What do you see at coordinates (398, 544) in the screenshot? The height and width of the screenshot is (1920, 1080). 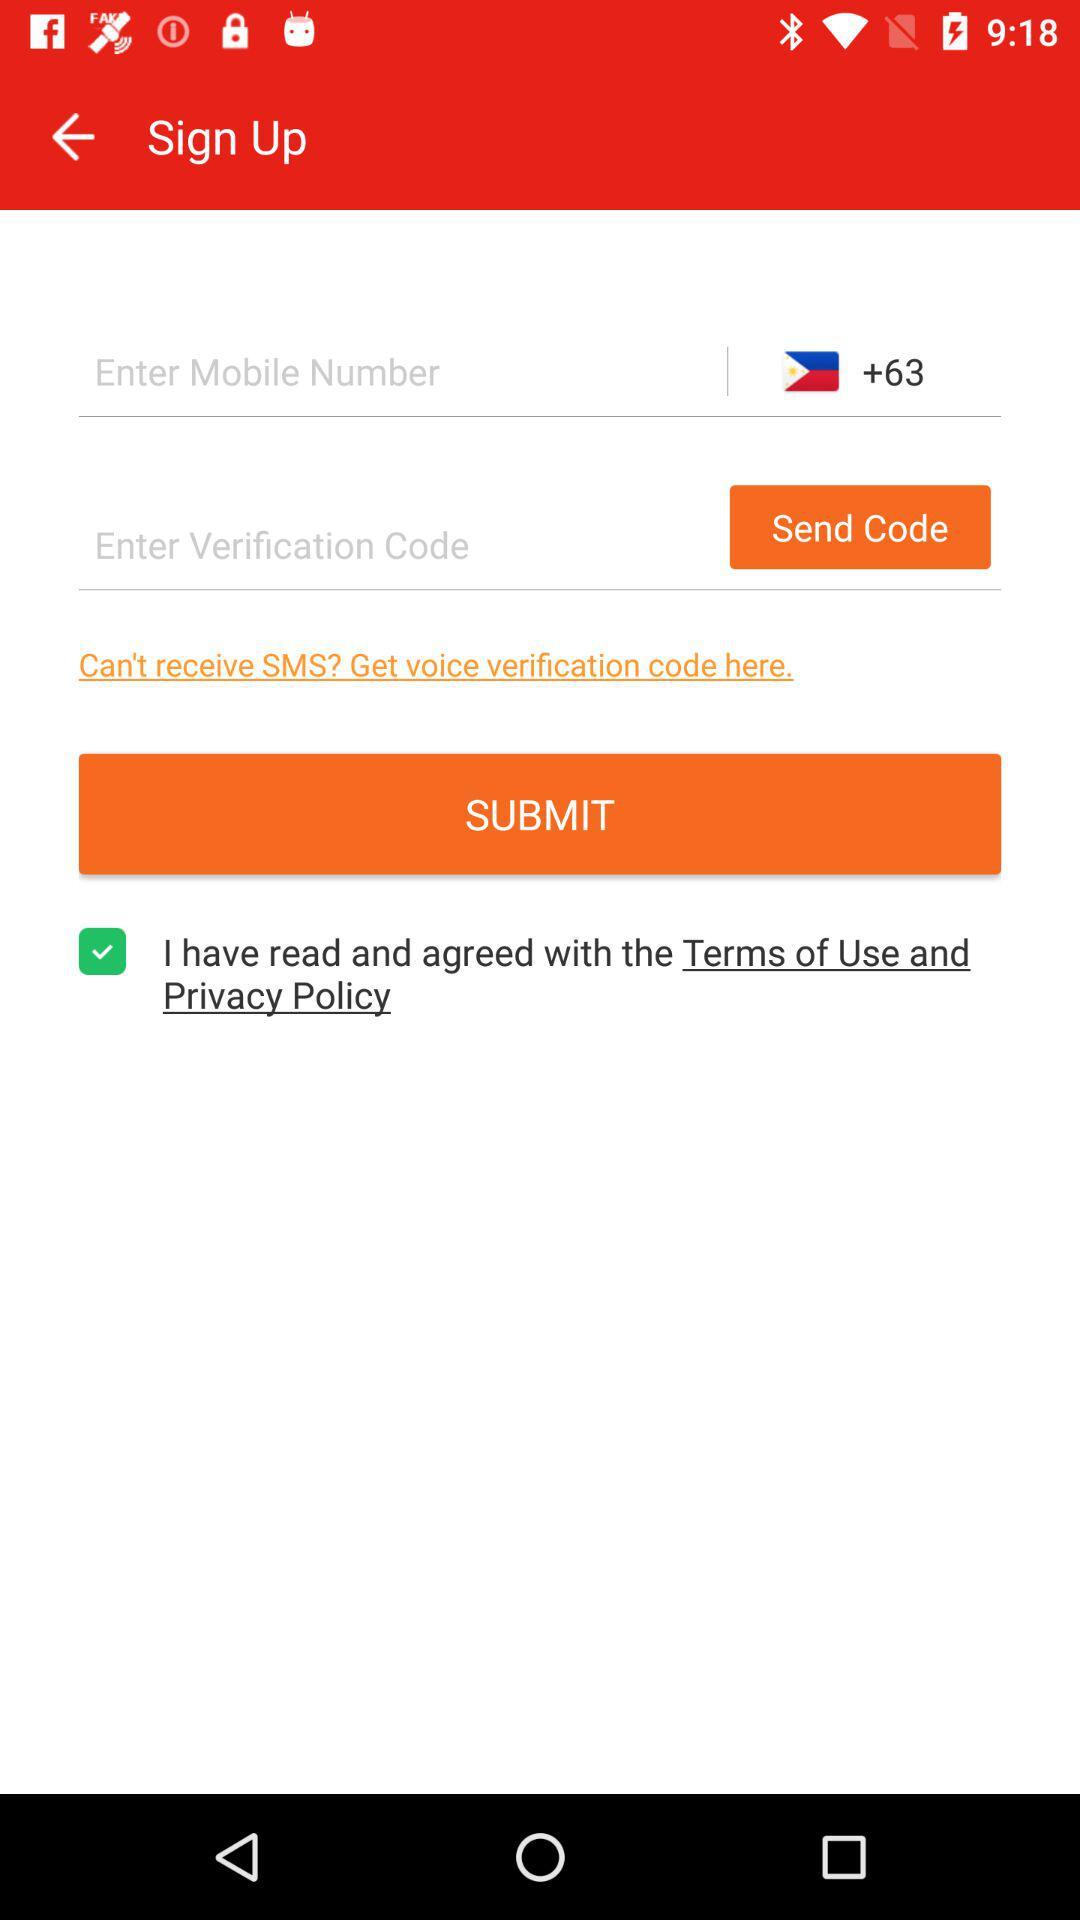 I see `item to the left of send code item` at bounding box center [398, 544].